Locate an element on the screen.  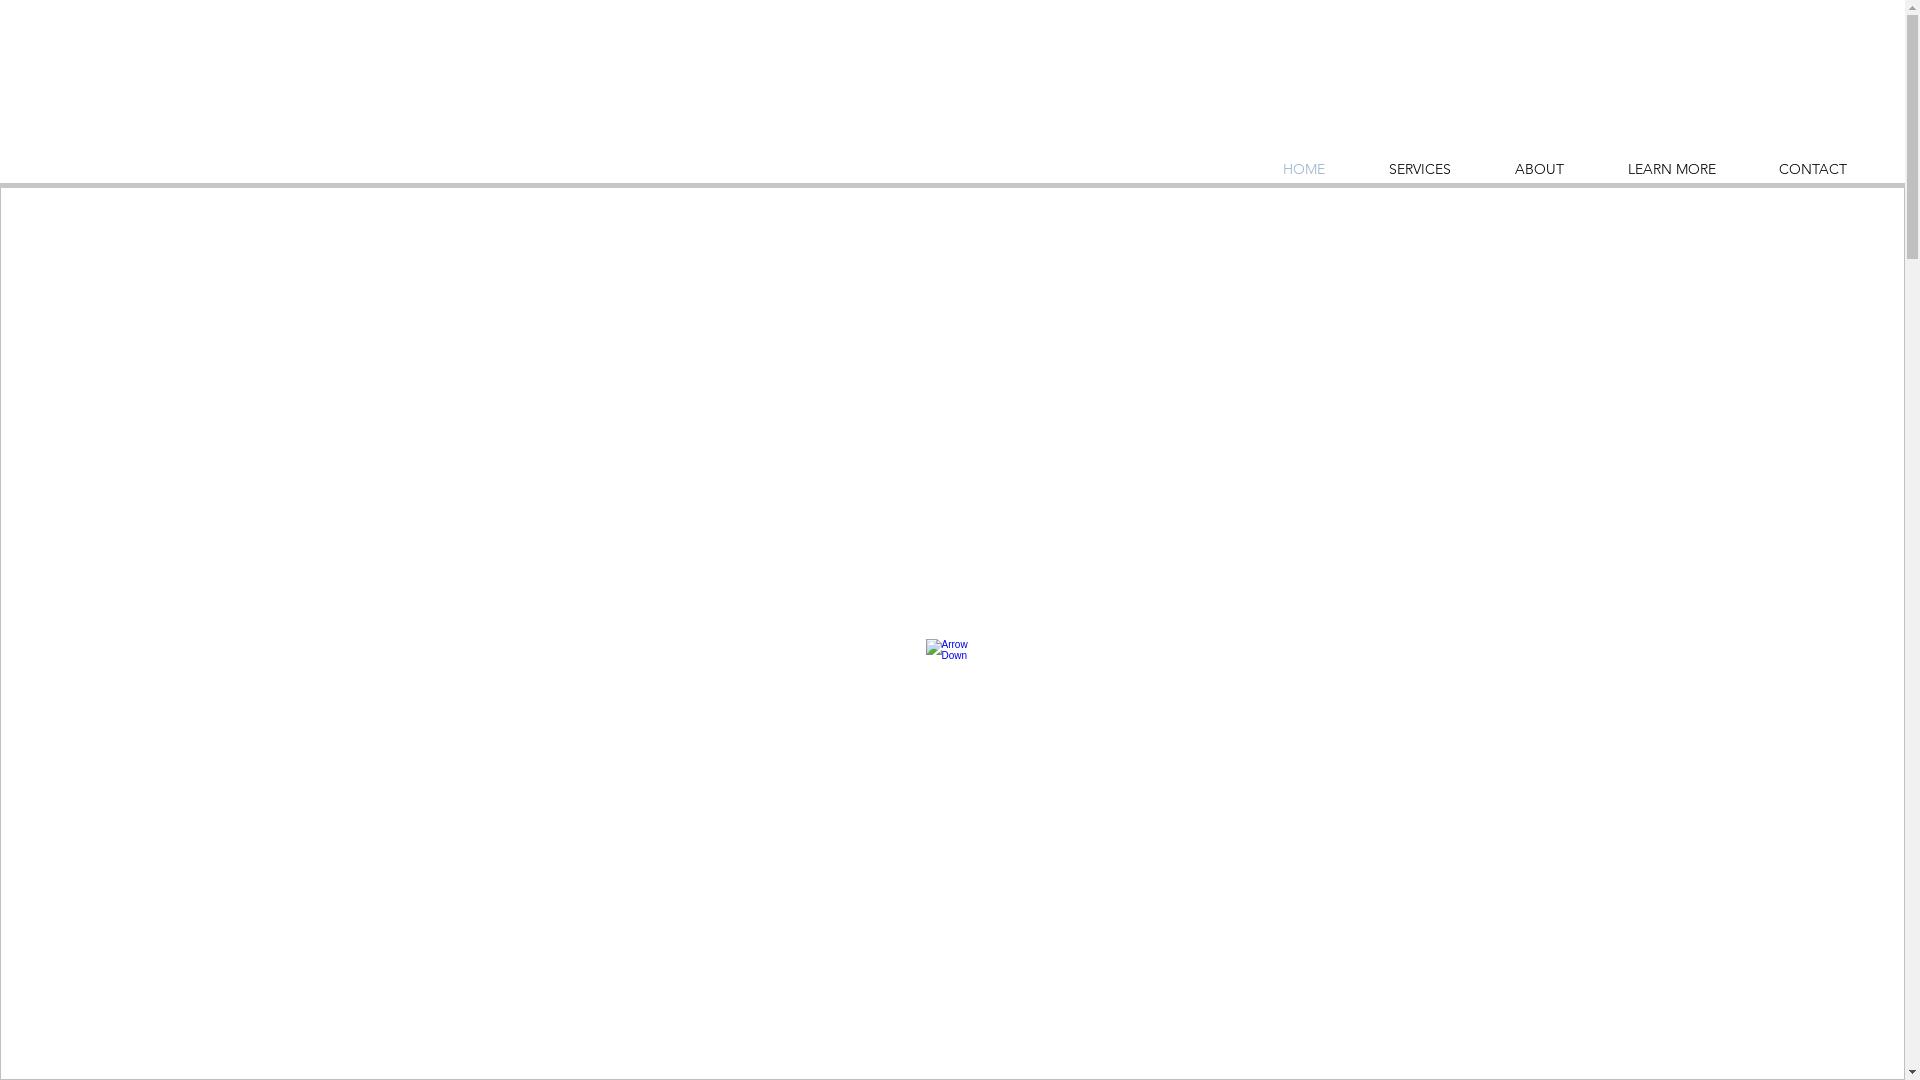
'CONTACT' is located at coordinates (1812, 168).